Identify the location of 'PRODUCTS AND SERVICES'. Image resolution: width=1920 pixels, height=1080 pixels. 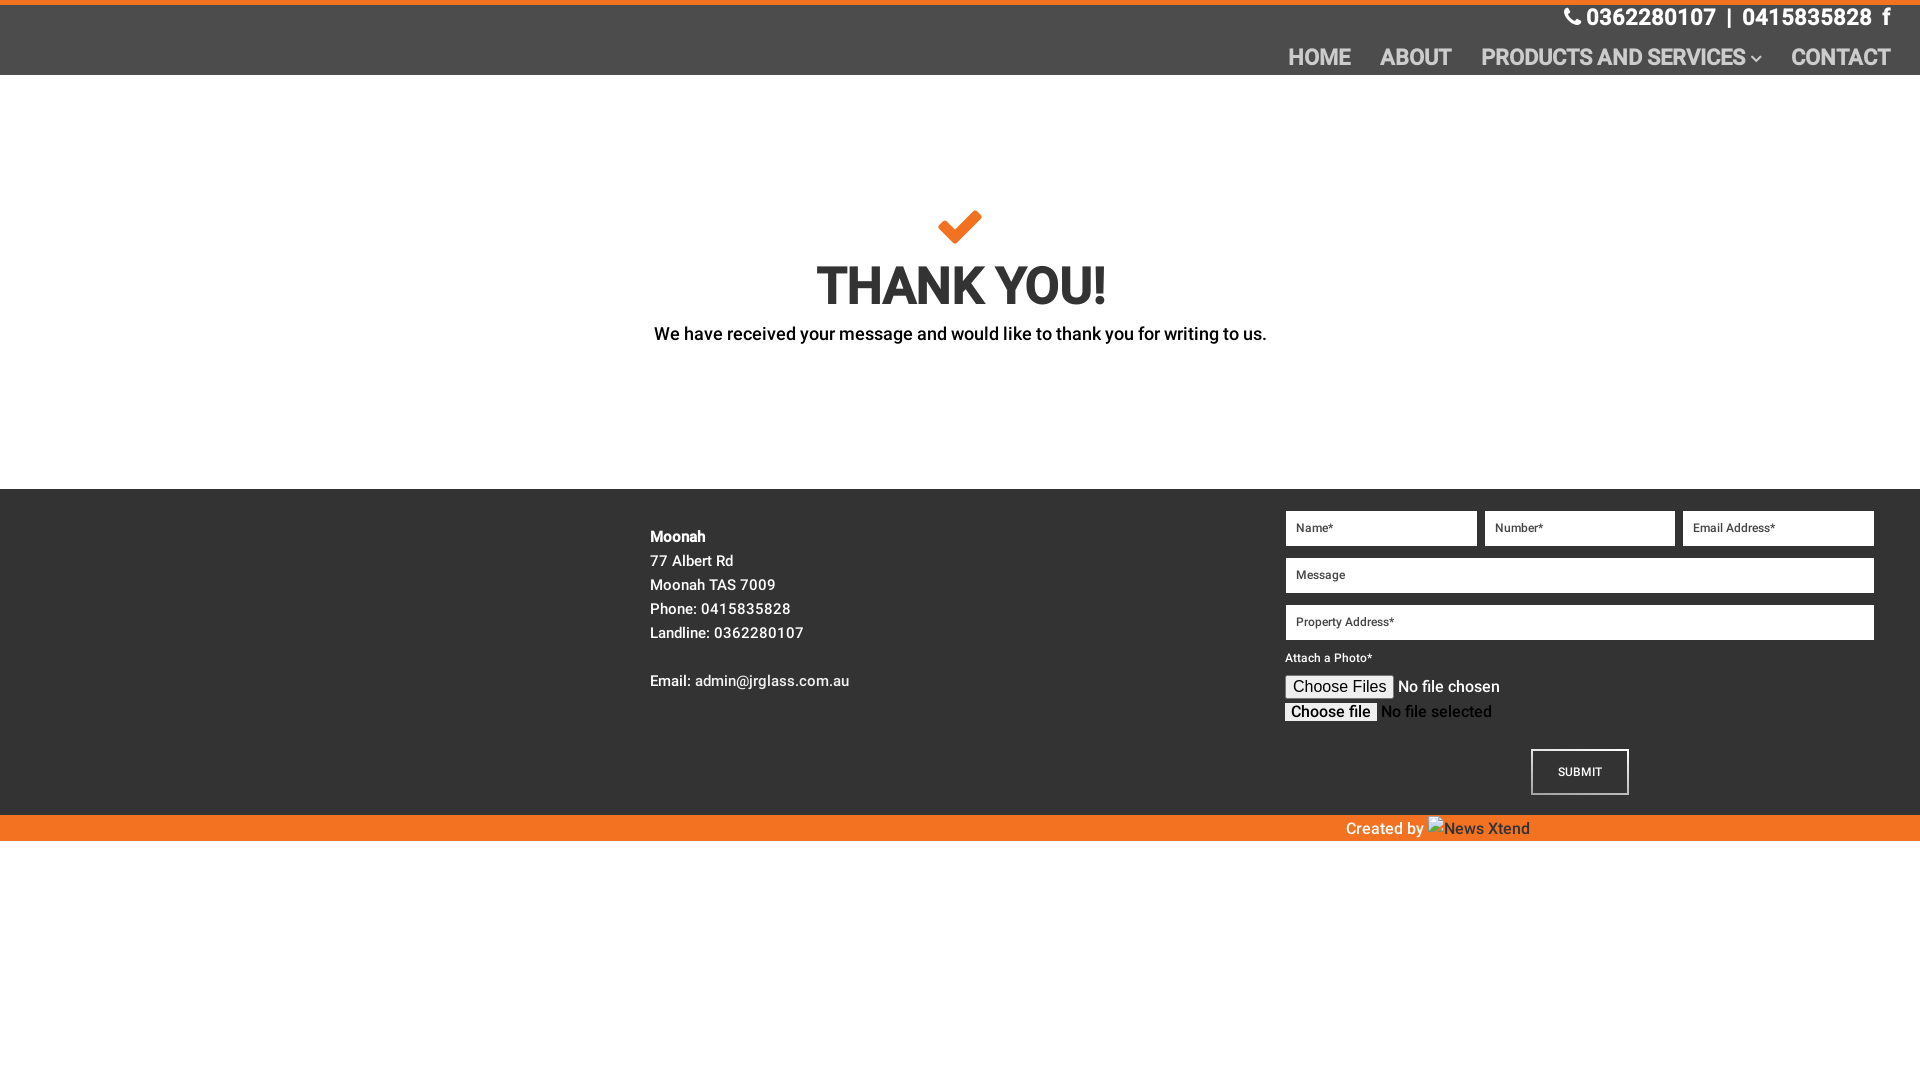
(1621, 57).